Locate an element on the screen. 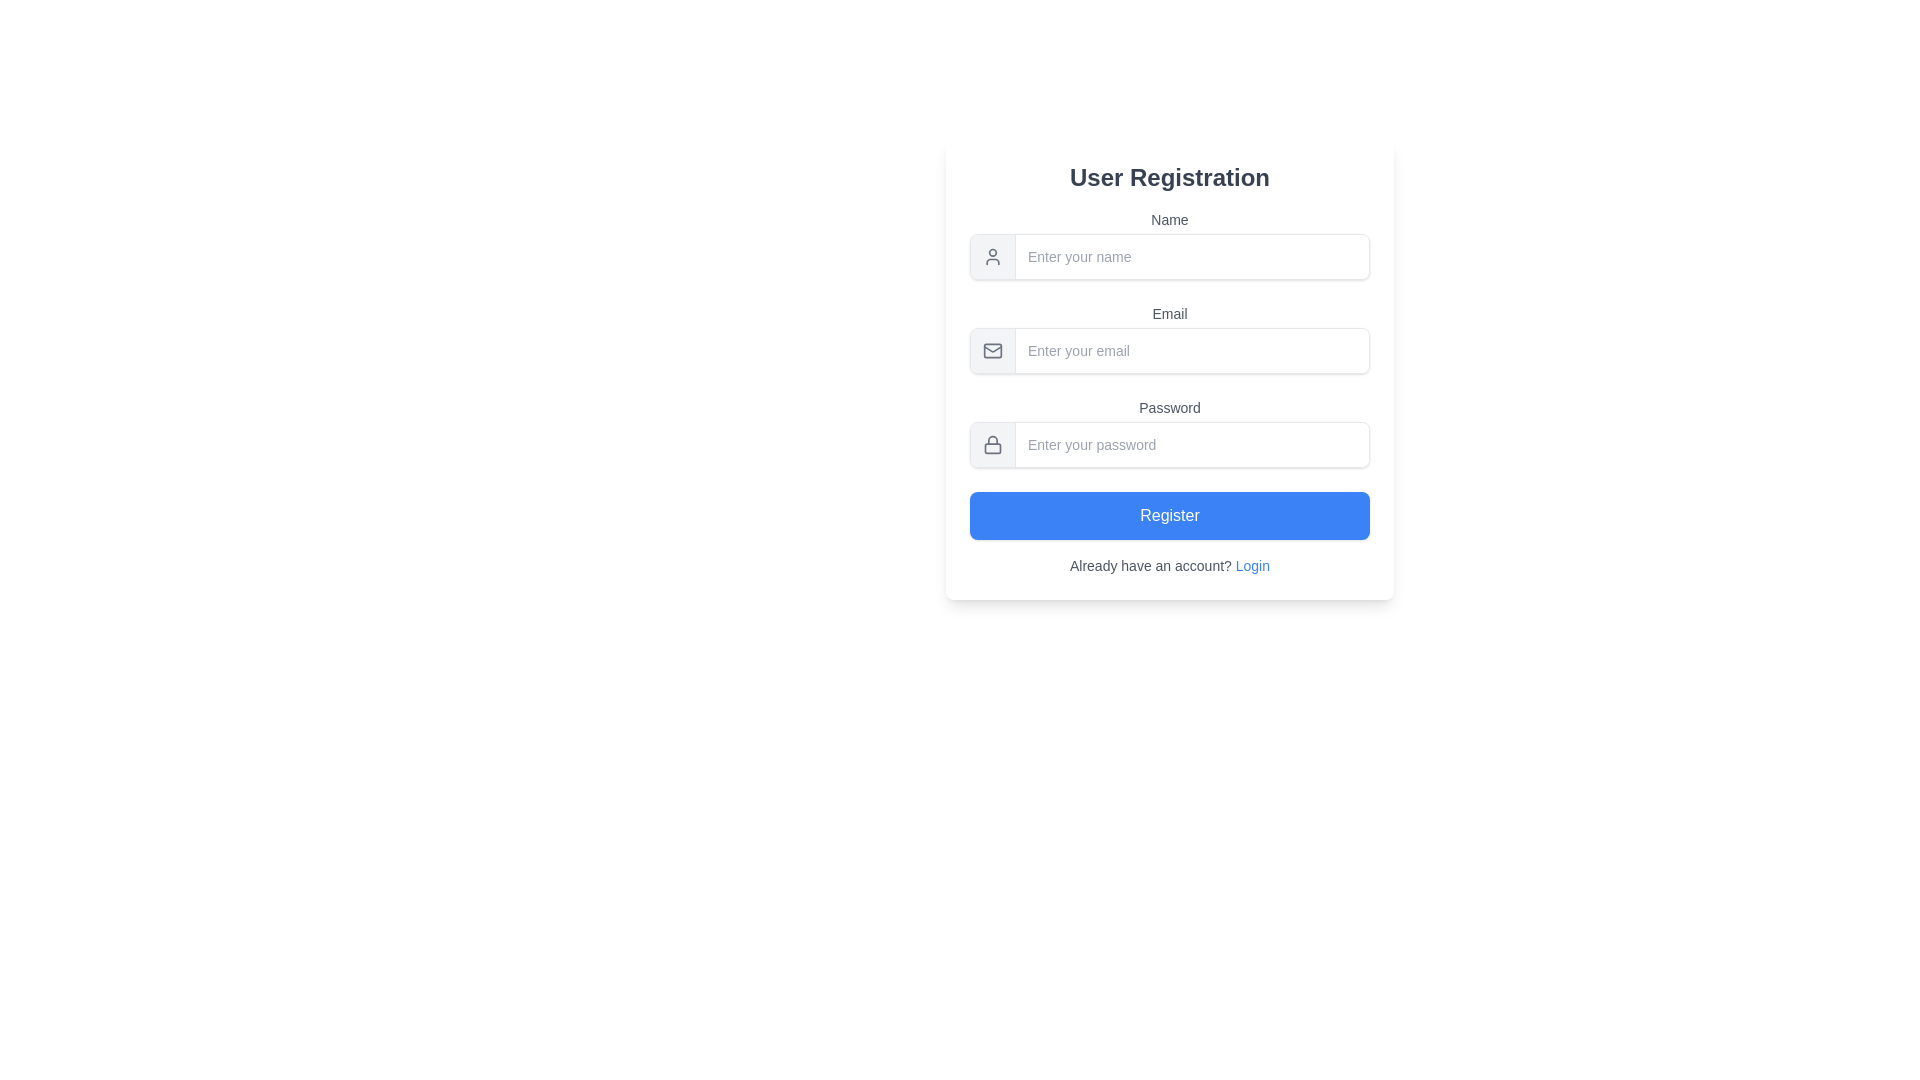 The image size is (1920, 1080). the Password input field, which is the third input field in the user registration form is located at coordinates (1170, 431).